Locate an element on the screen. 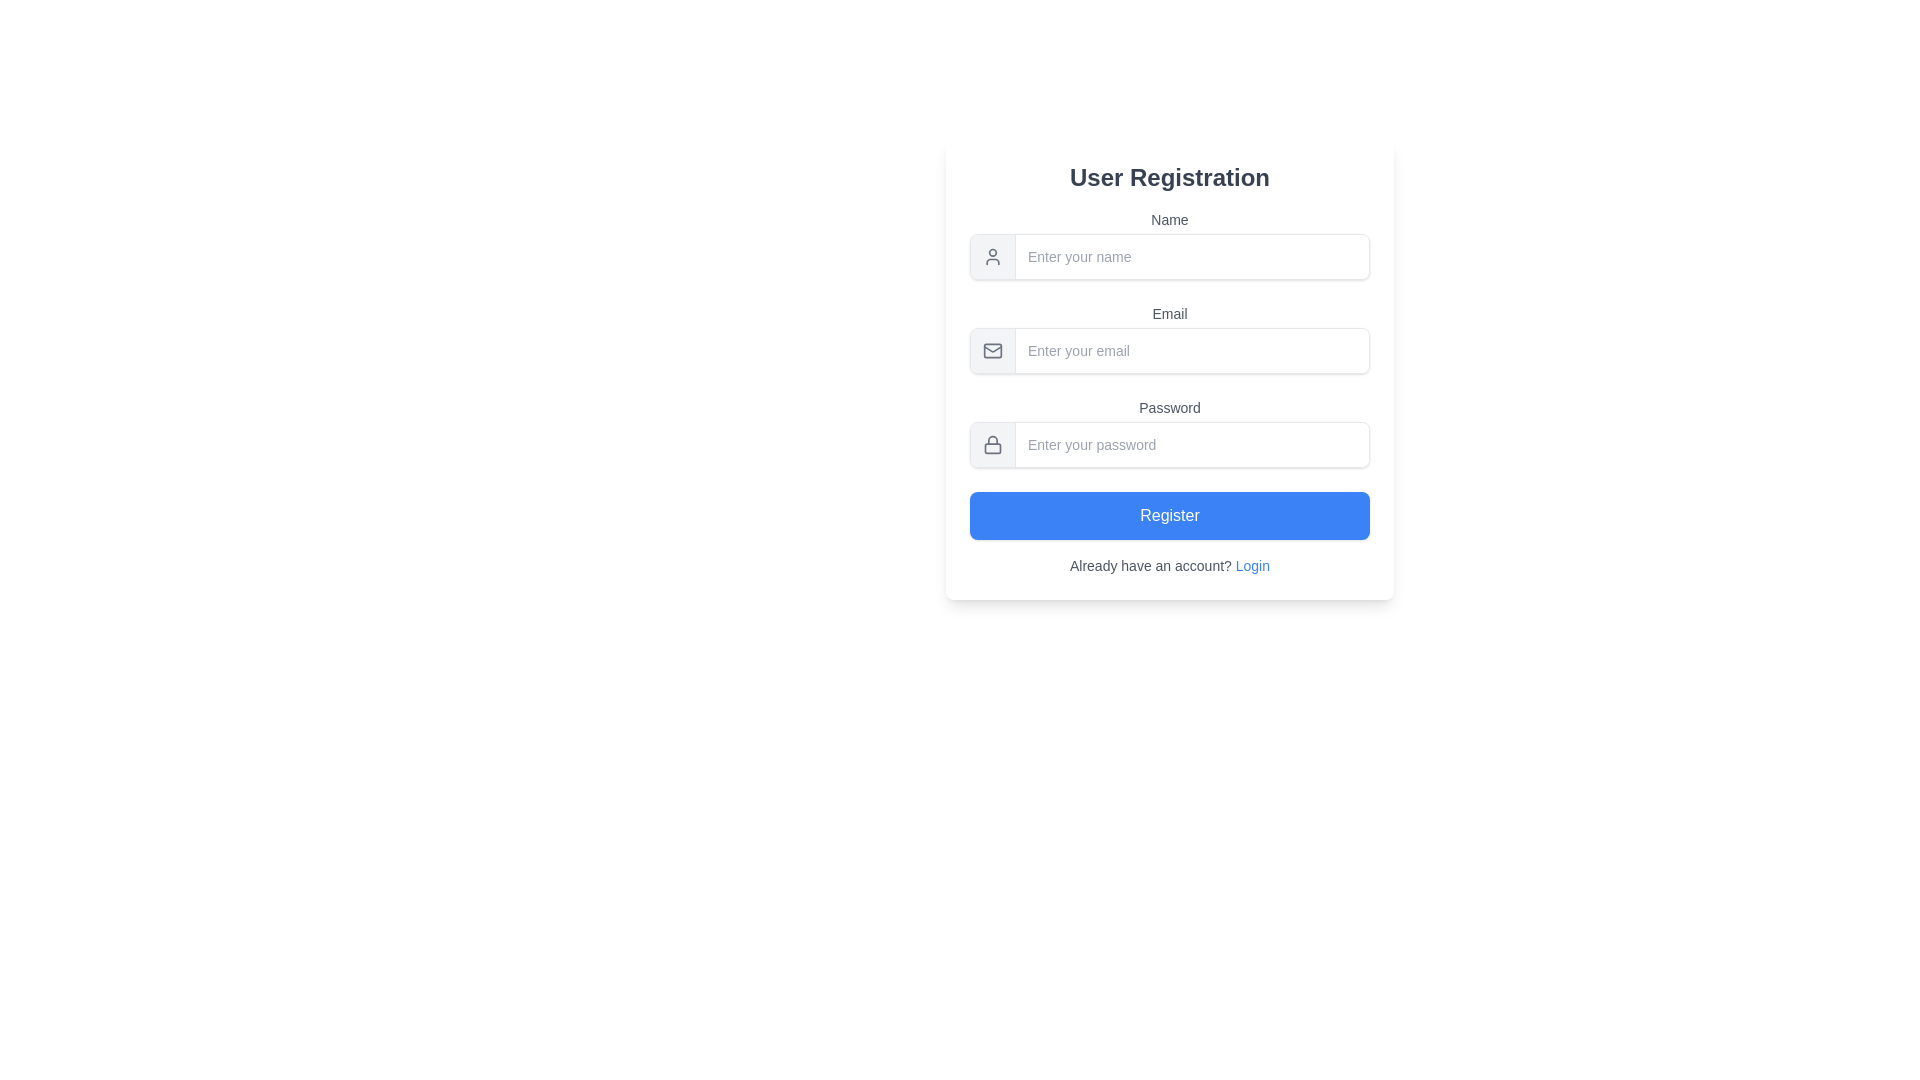 The image size is (1920, 1080). the Password input field, which is the third input field in the user registration form is located at coordinates (1170, 431).